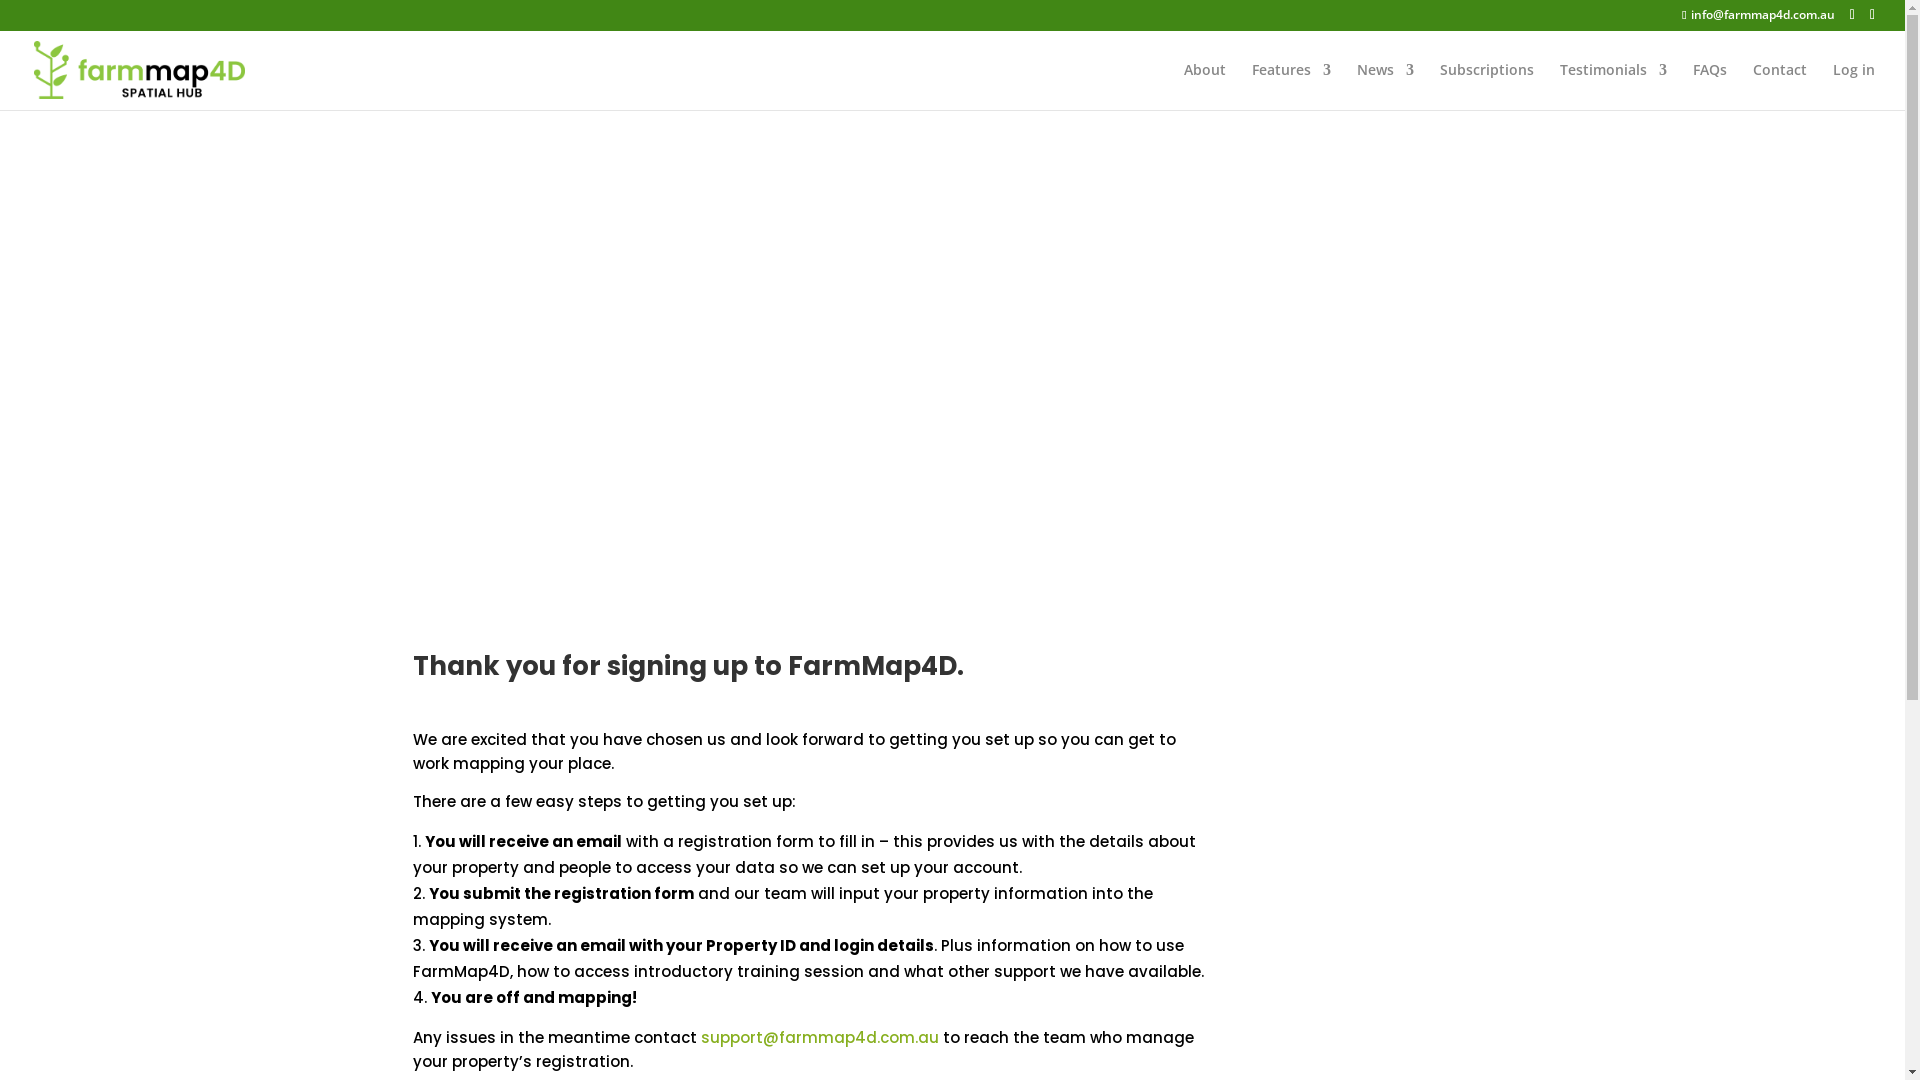  Describe the element at coordinates (1756, 14) in the screenshot. I see `'info@farmmap4d.com.au'` at that location.